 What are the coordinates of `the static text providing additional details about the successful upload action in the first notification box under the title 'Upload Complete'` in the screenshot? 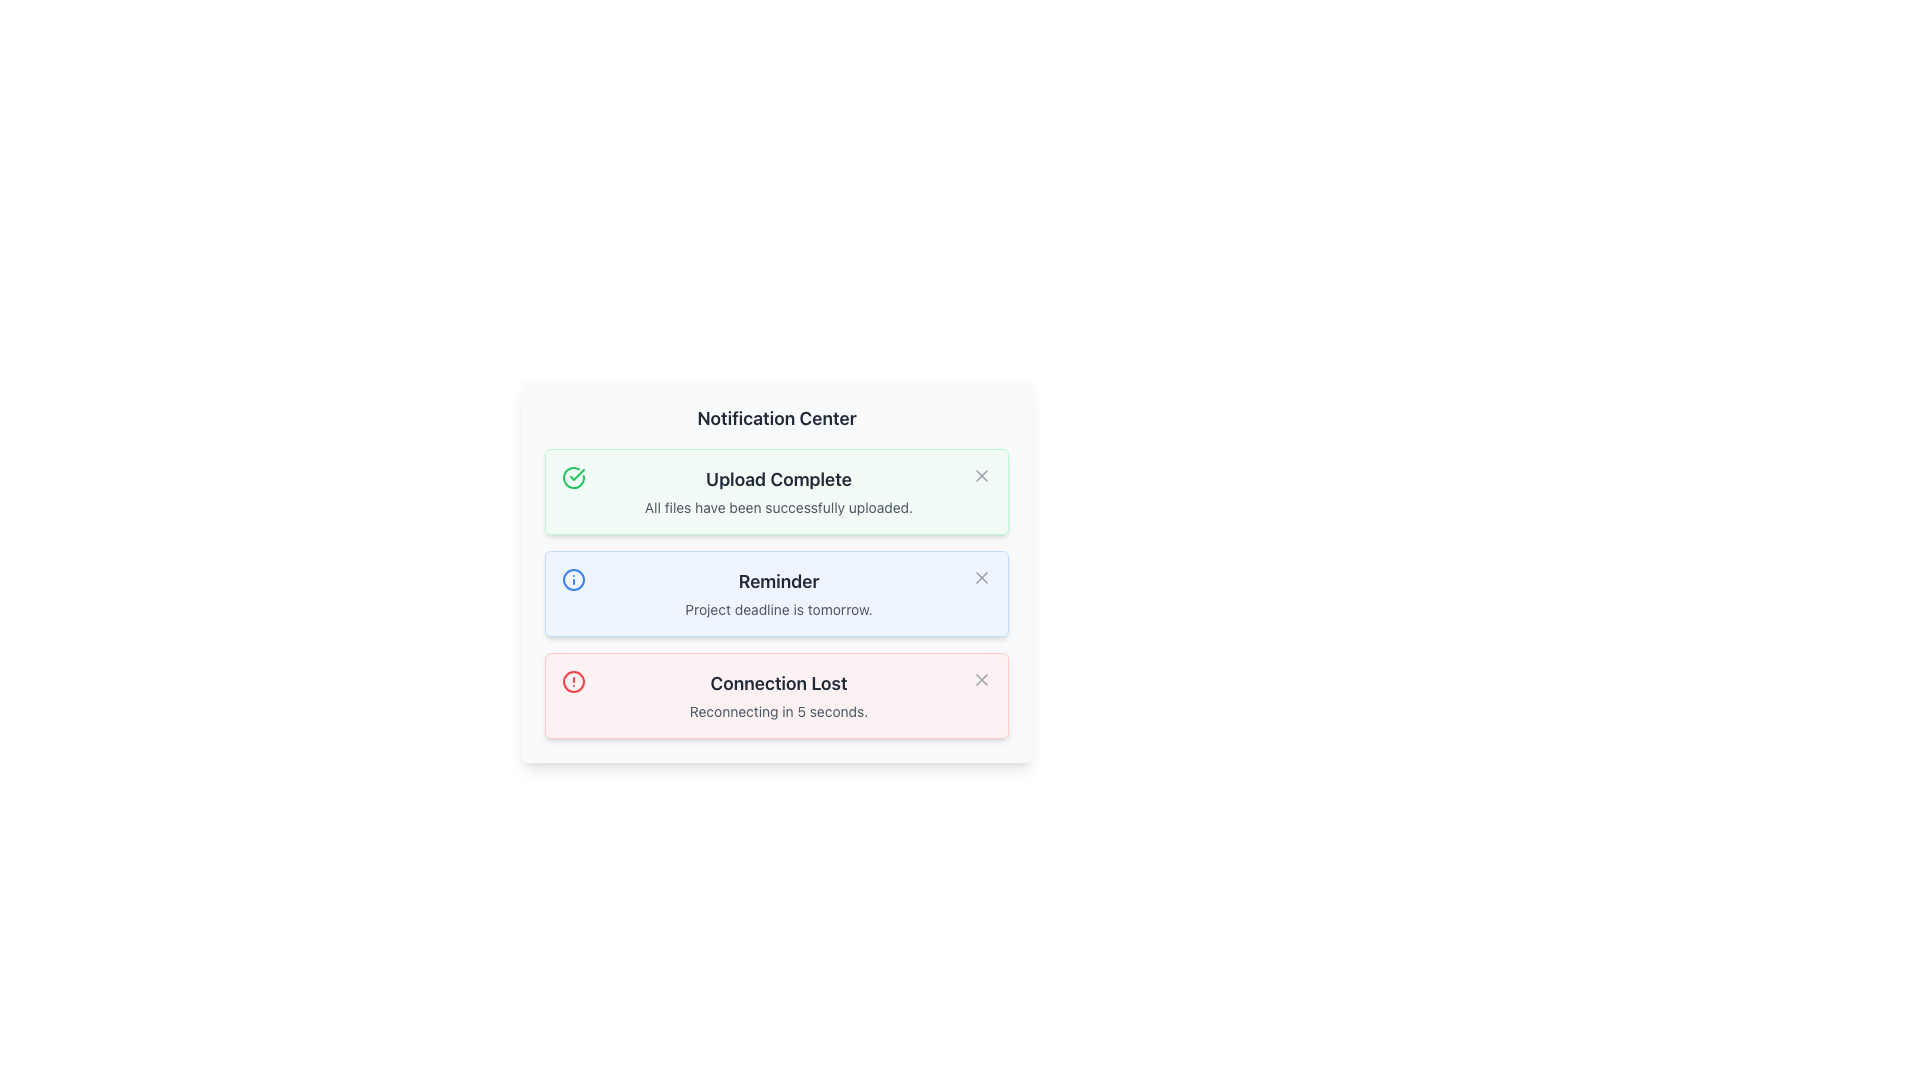 It's located at (777, 507).